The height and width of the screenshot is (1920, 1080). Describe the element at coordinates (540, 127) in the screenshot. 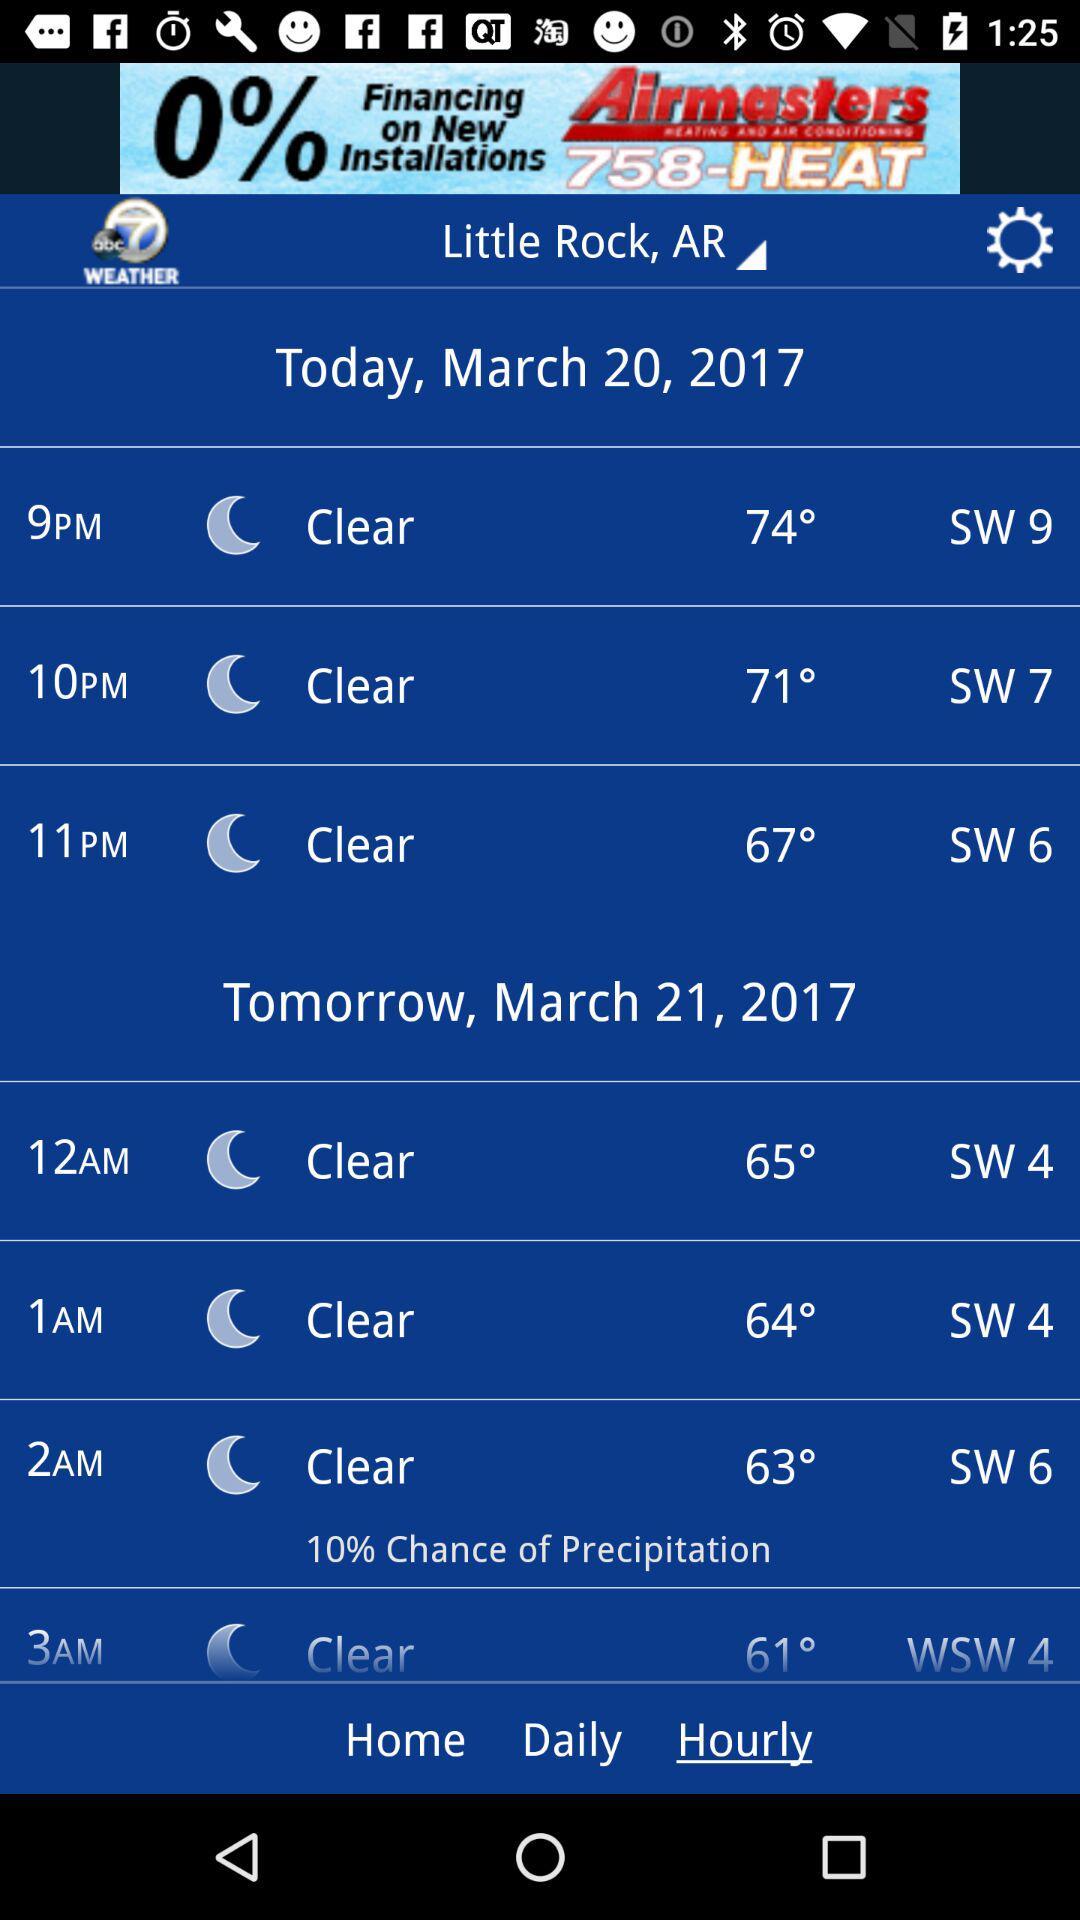

I see `access advertisement` at that location.